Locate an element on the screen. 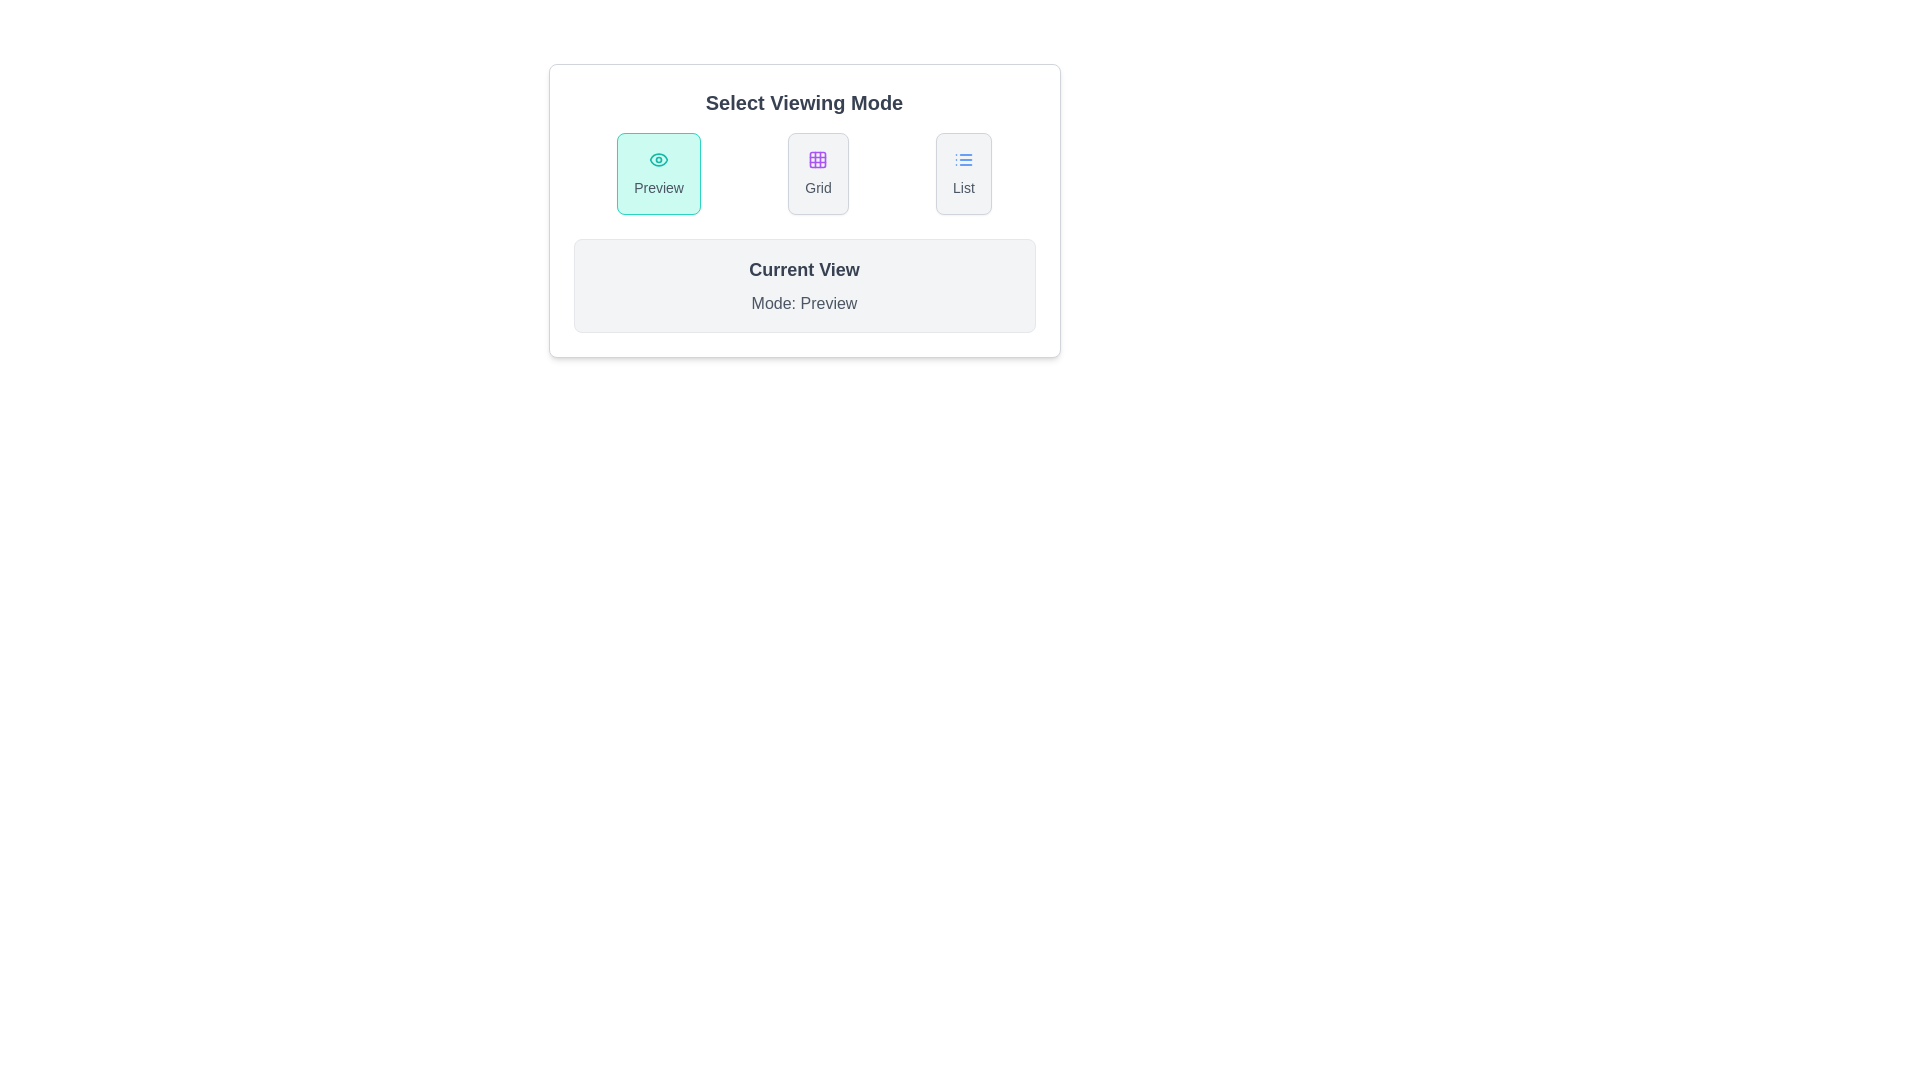 This screenshot has width=1920, height=1080. text content of the 'Preview' text label, which is styled with a small font size and medium weight, located below an eye icon in the leftmost section of the viewing modes is located at coordinates (659, 188).